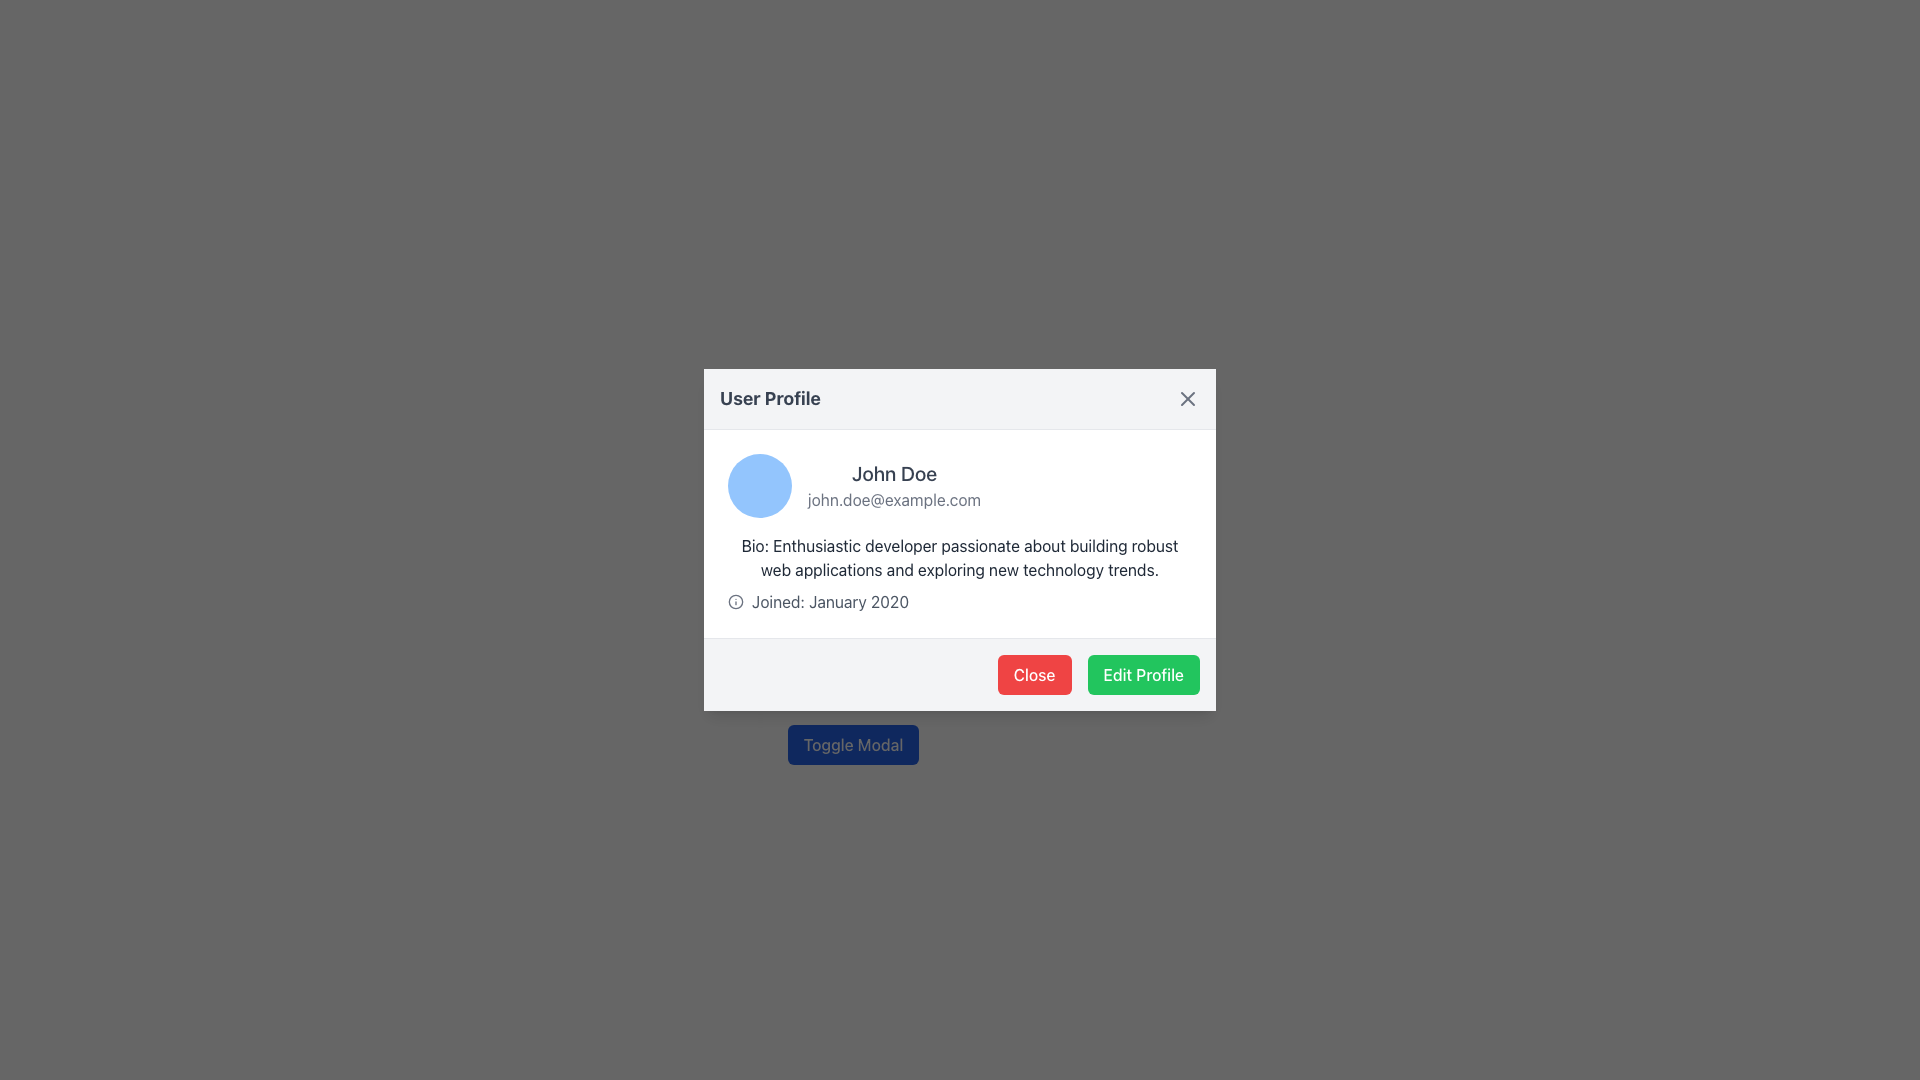 This screenshot has width=1920, height=1080. Describe the element at coordinates (1143, 675) in the screenshot. I see `the 'Edit Profile' button, which is a rectangular button with a vibrant green background and white bold text, located in the bottom right corner of the modal dialog box` at that location.